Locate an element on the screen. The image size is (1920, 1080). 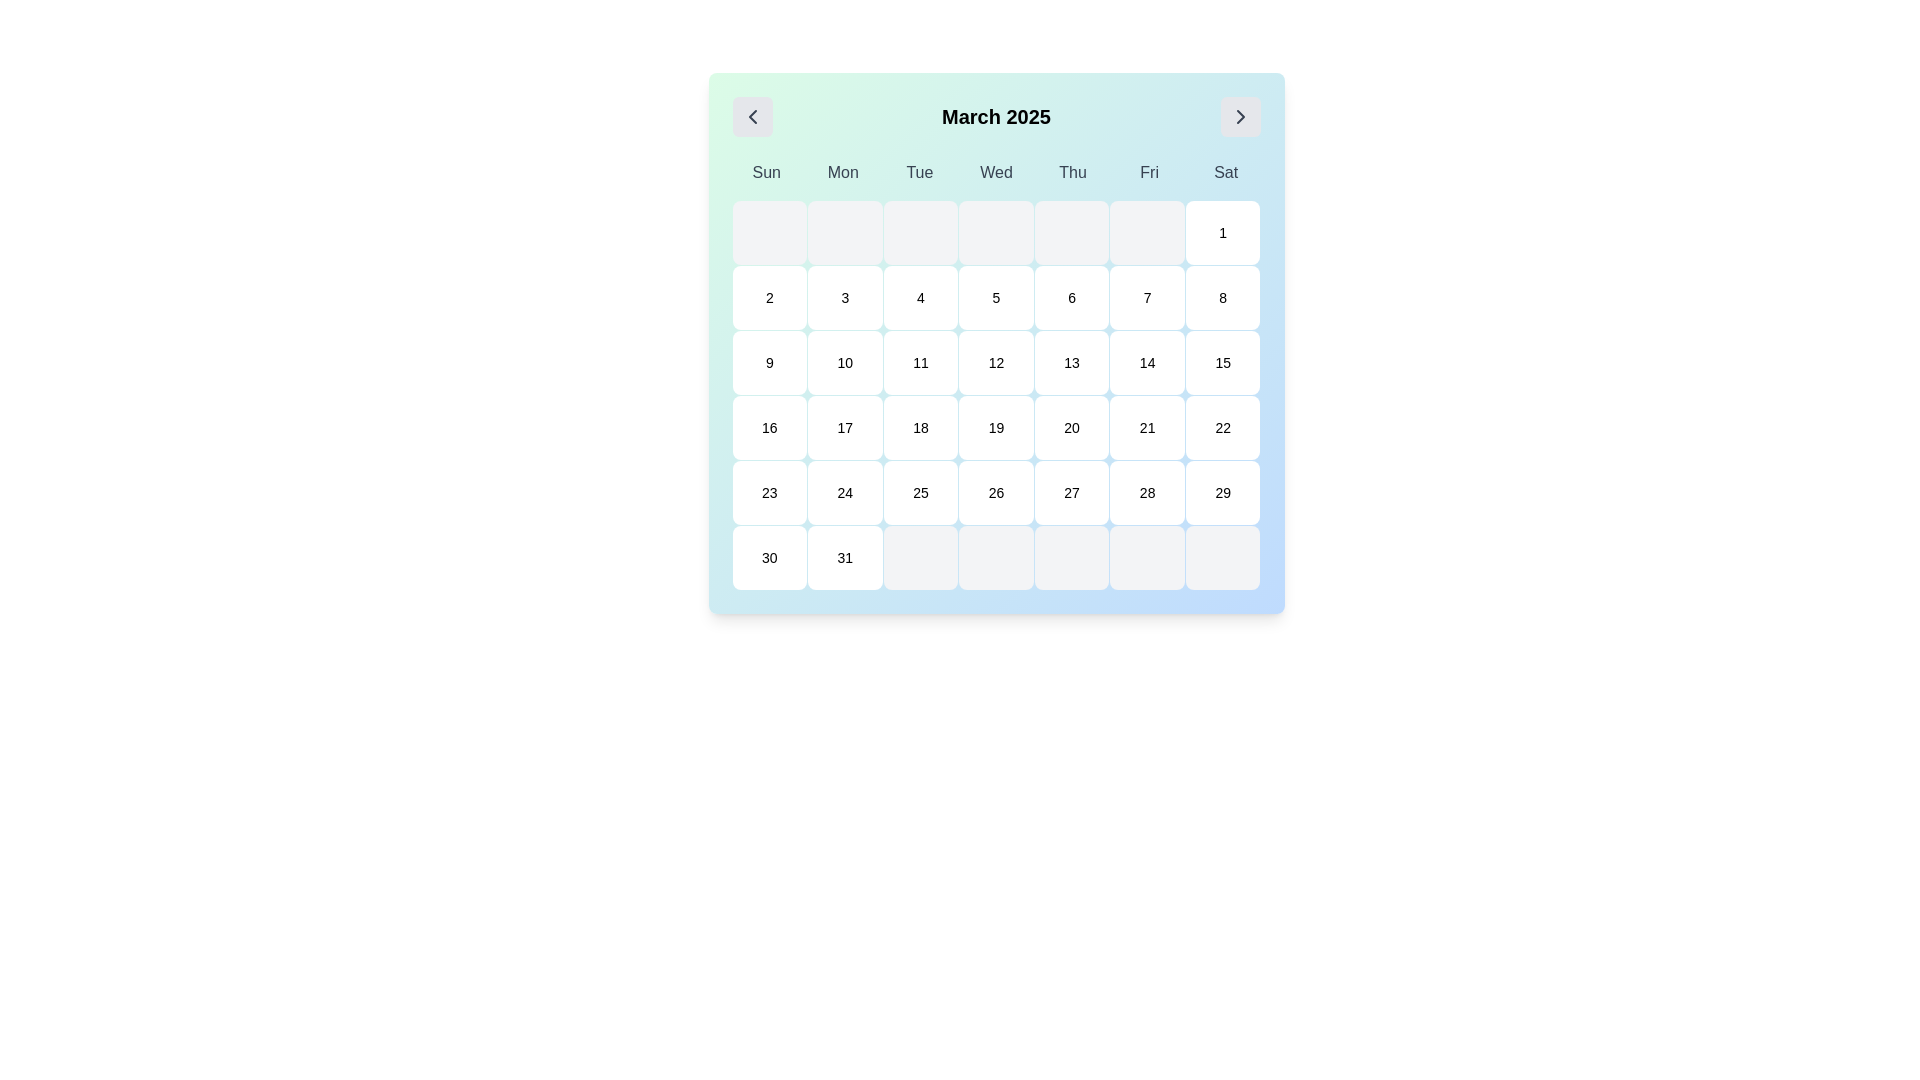
the static text displaying the current month and year in the top center of the calendar view, positioned between navigation buttons is located at coordinates (996, 116).